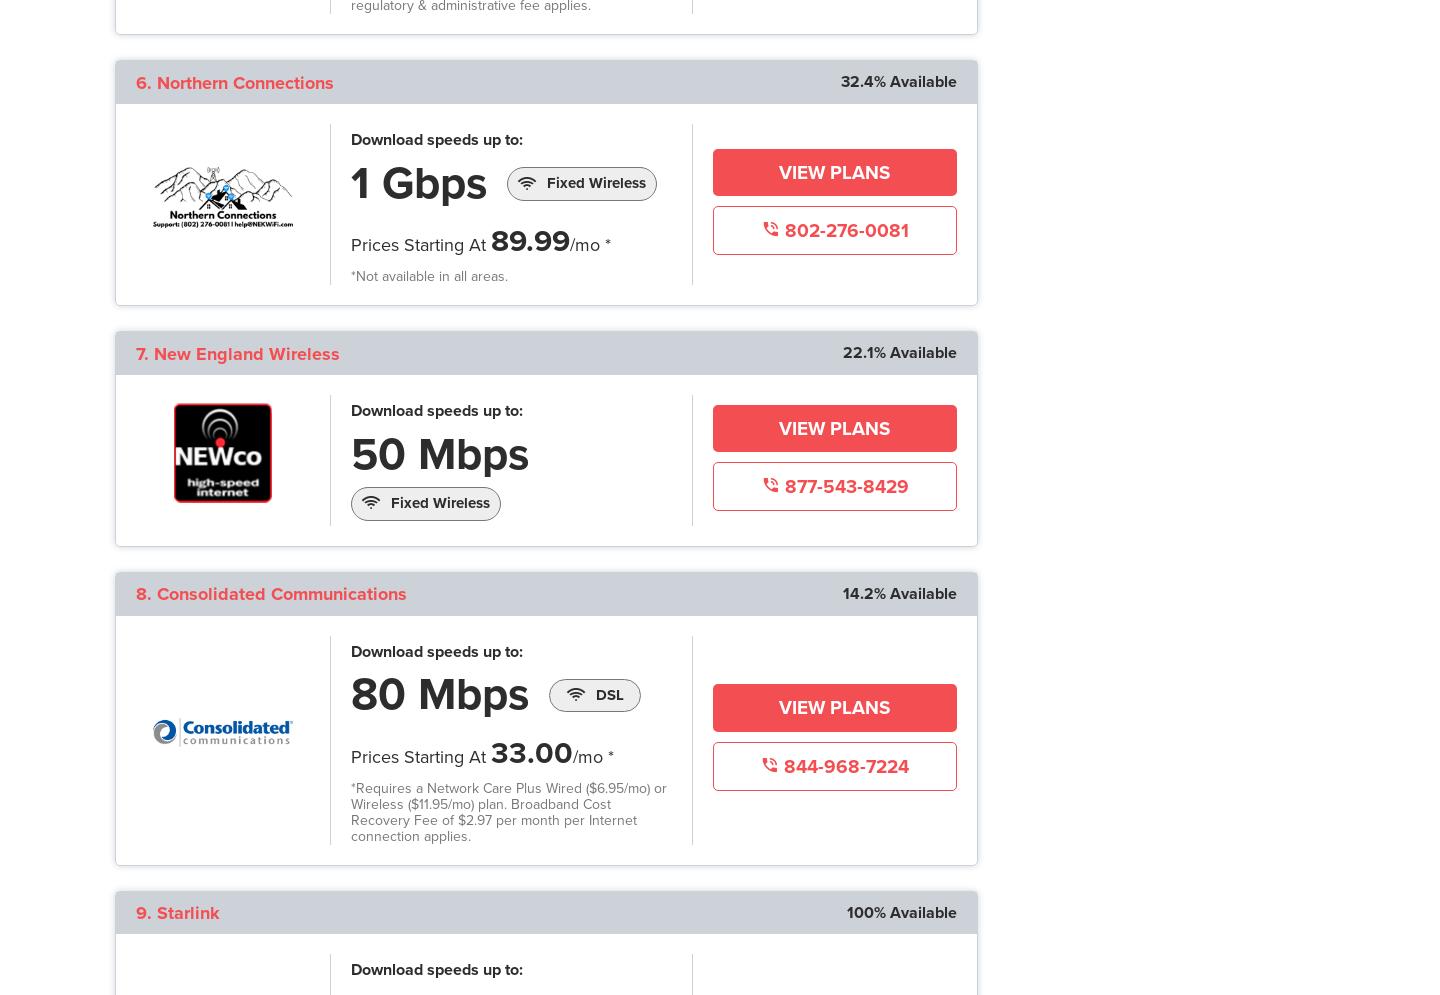 This screenshot has width=1440, height=995. What do you see at coordinates (897, 352) in the screenshot?
I see `'22.1% Available'` at bounding box center [897, 352].